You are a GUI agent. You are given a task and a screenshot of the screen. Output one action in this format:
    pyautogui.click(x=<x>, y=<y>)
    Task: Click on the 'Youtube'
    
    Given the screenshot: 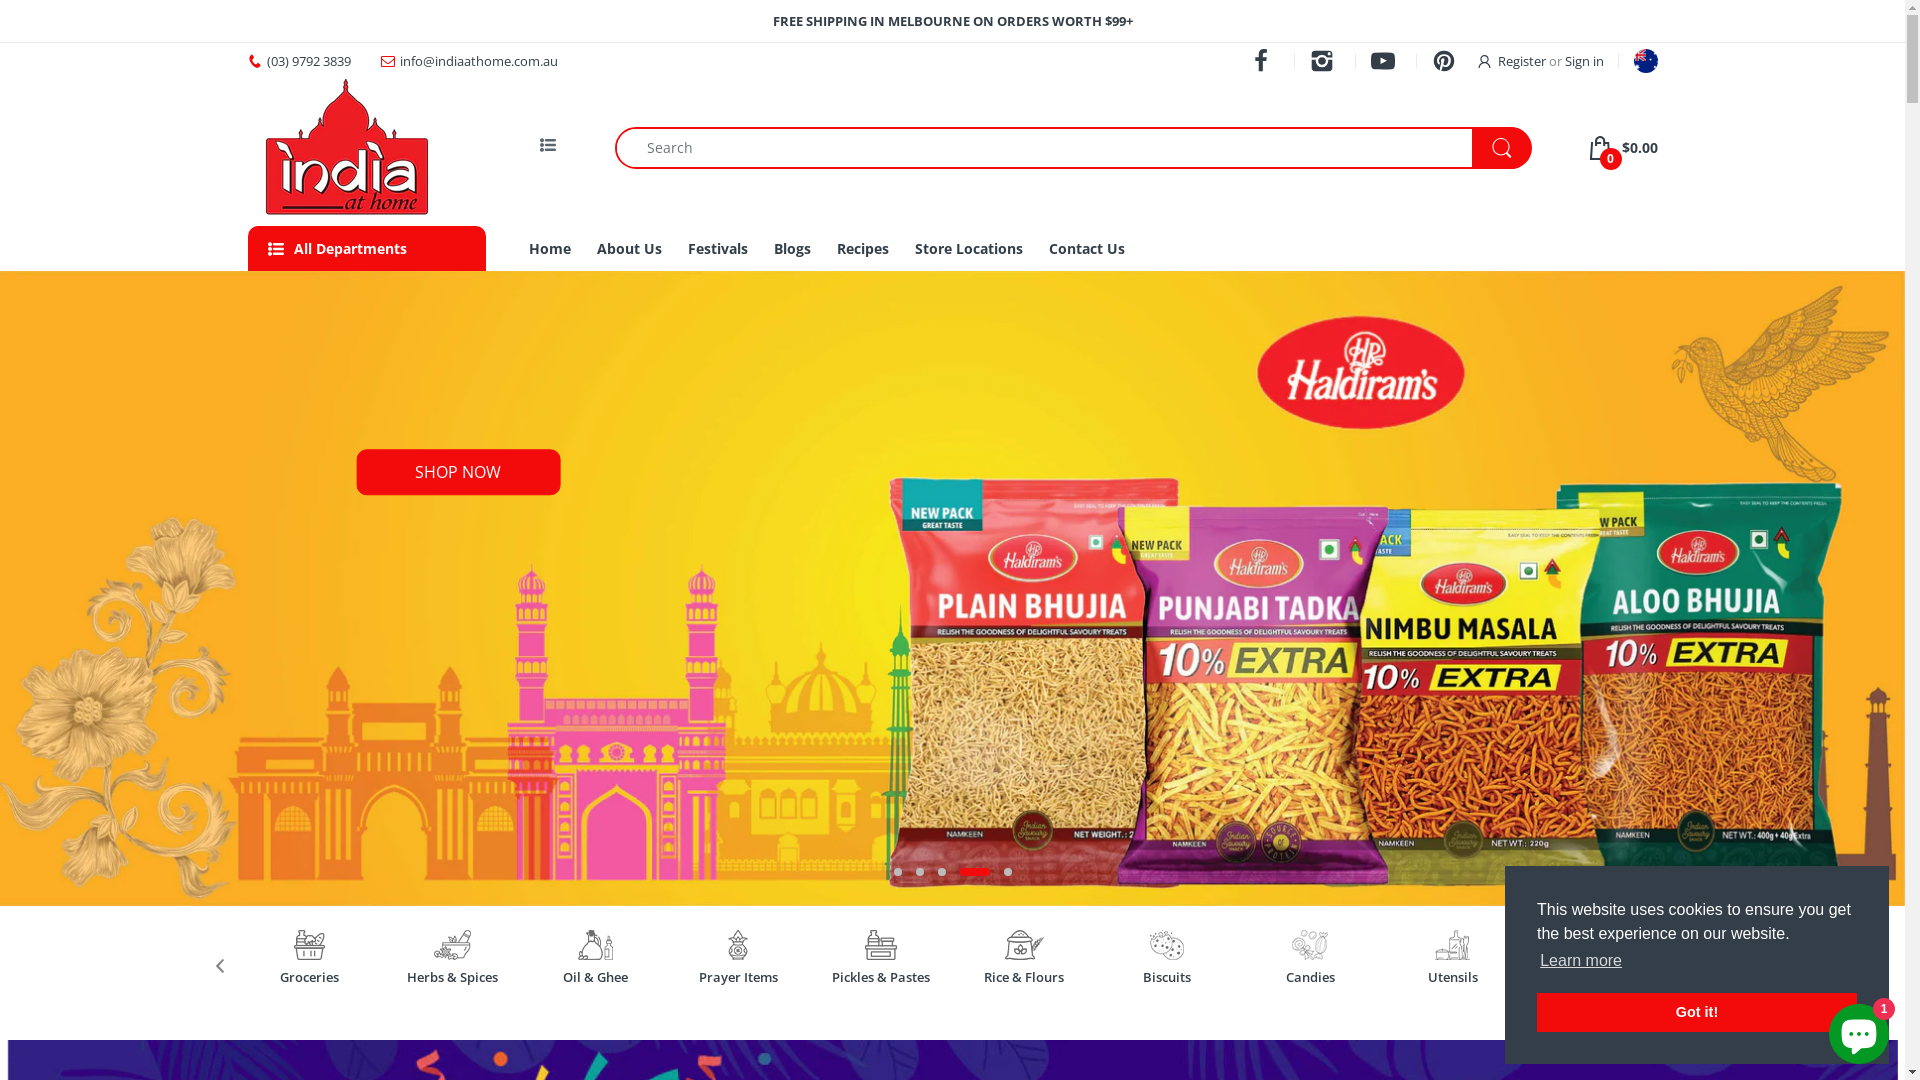 What is the action you would take?
    pyautogui.click(x=1384, y=60)
    